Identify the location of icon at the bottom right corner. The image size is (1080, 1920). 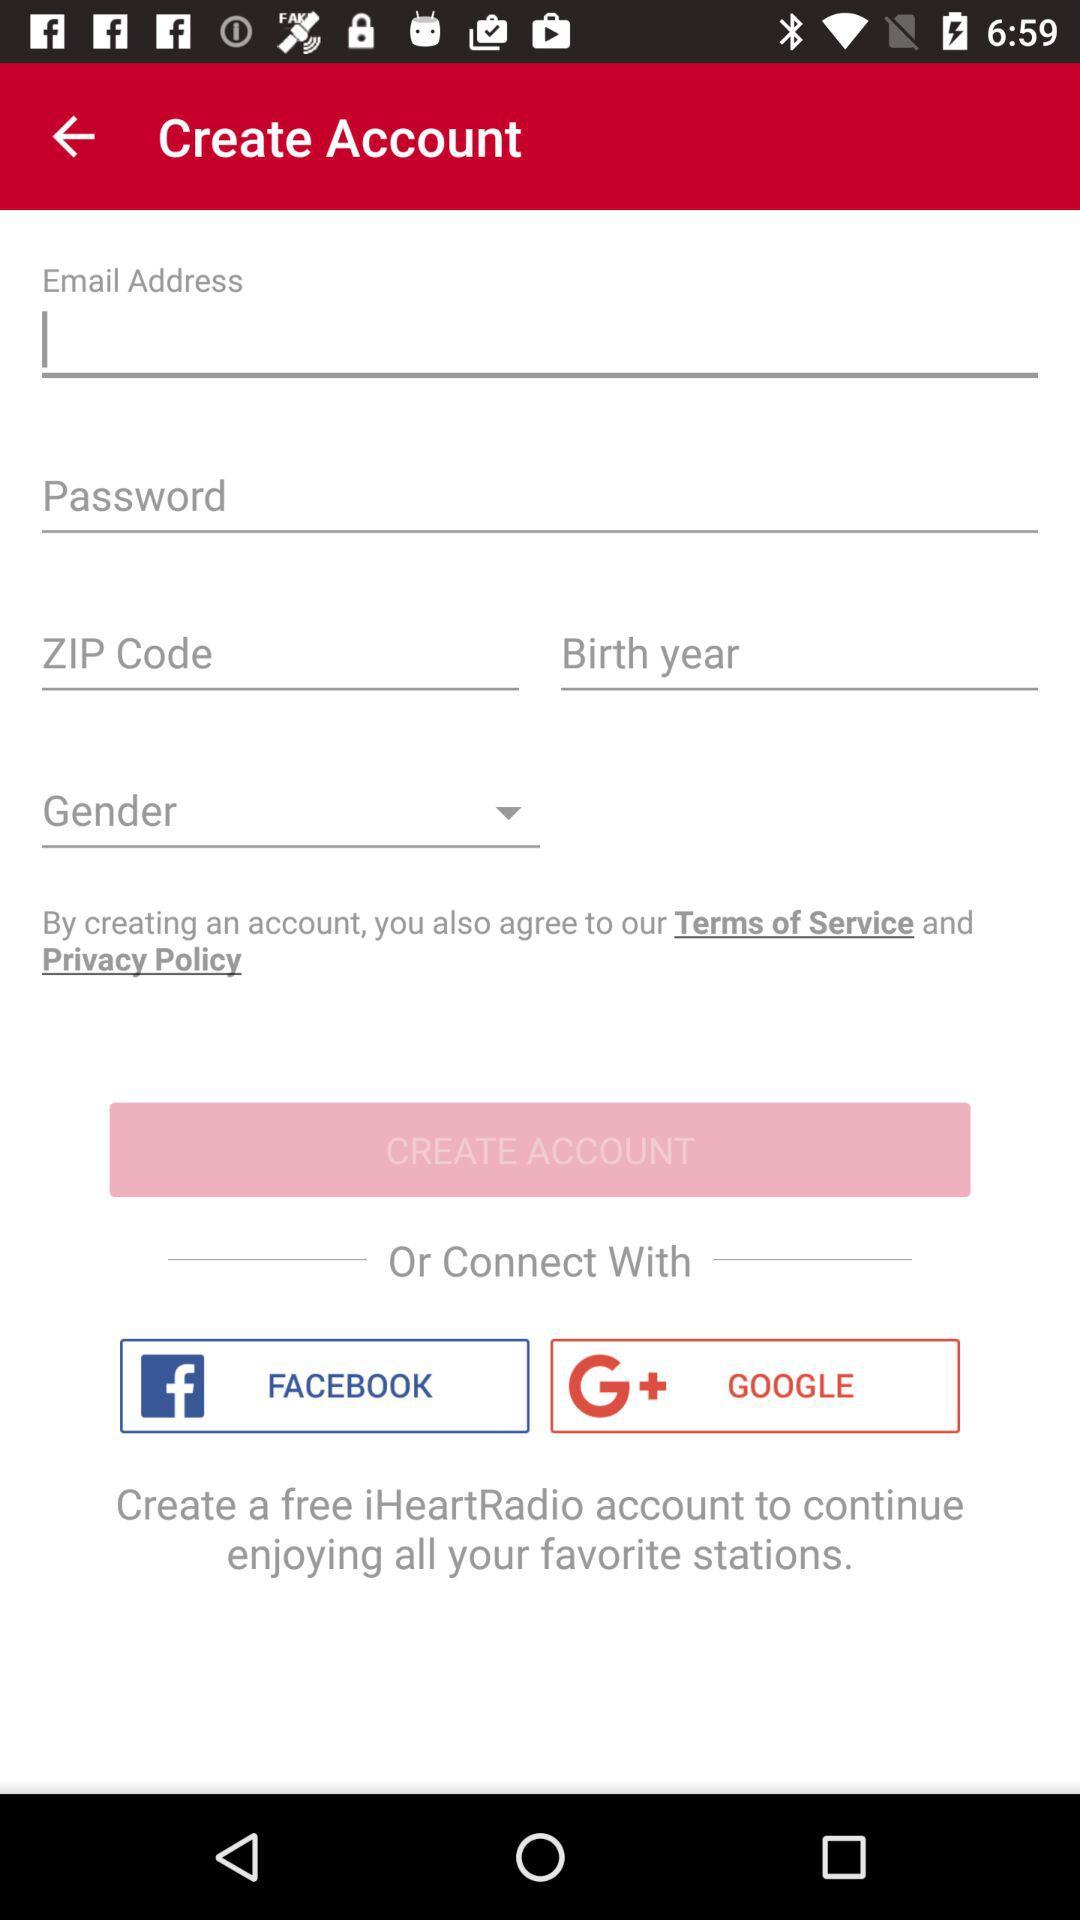
(755, 1385).